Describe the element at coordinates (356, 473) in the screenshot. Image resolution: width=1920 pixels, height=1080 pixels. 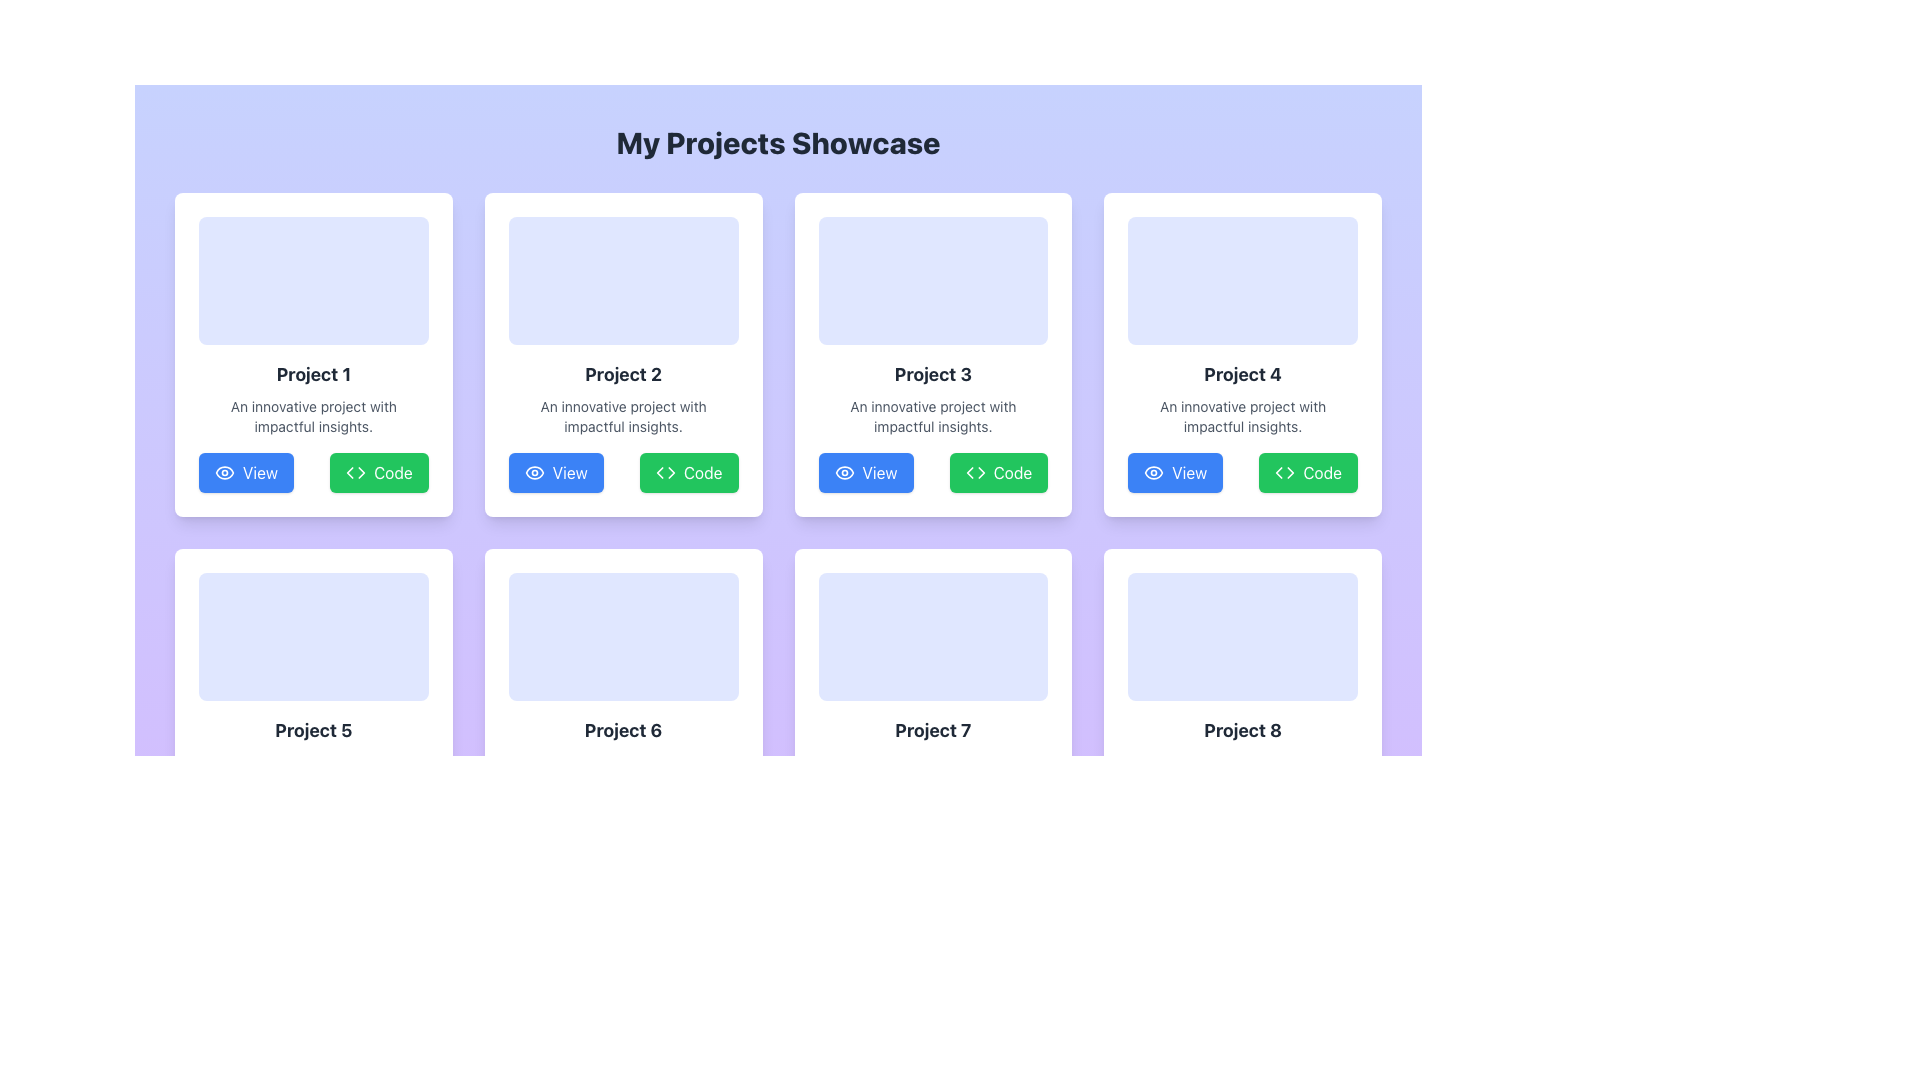
I see `the 'Code' button located at the bottom of the first project card` at that location.